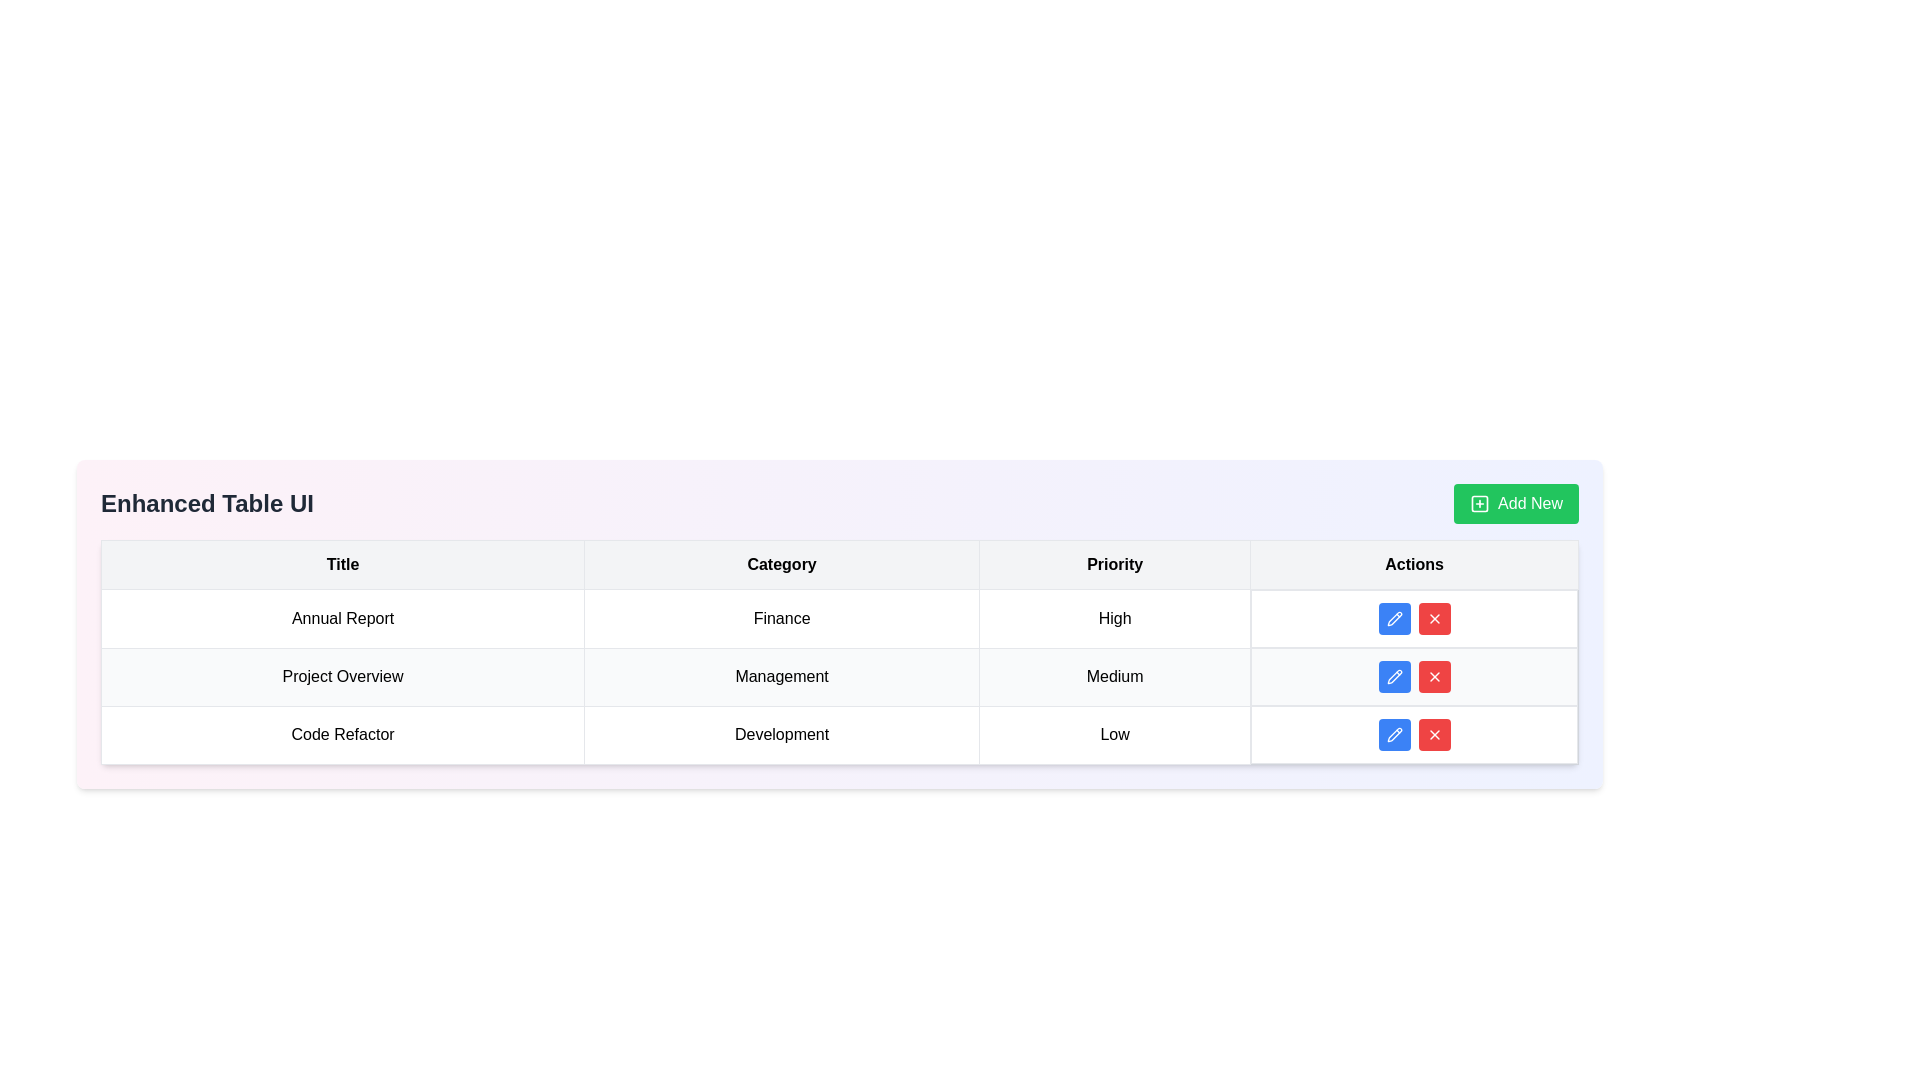 This screenshot has height=1080, width=1920. I want to click on the 'Priority' column header label in the grid, which is the third column header between 'Category' and 'Actions', so click(1114, 564).